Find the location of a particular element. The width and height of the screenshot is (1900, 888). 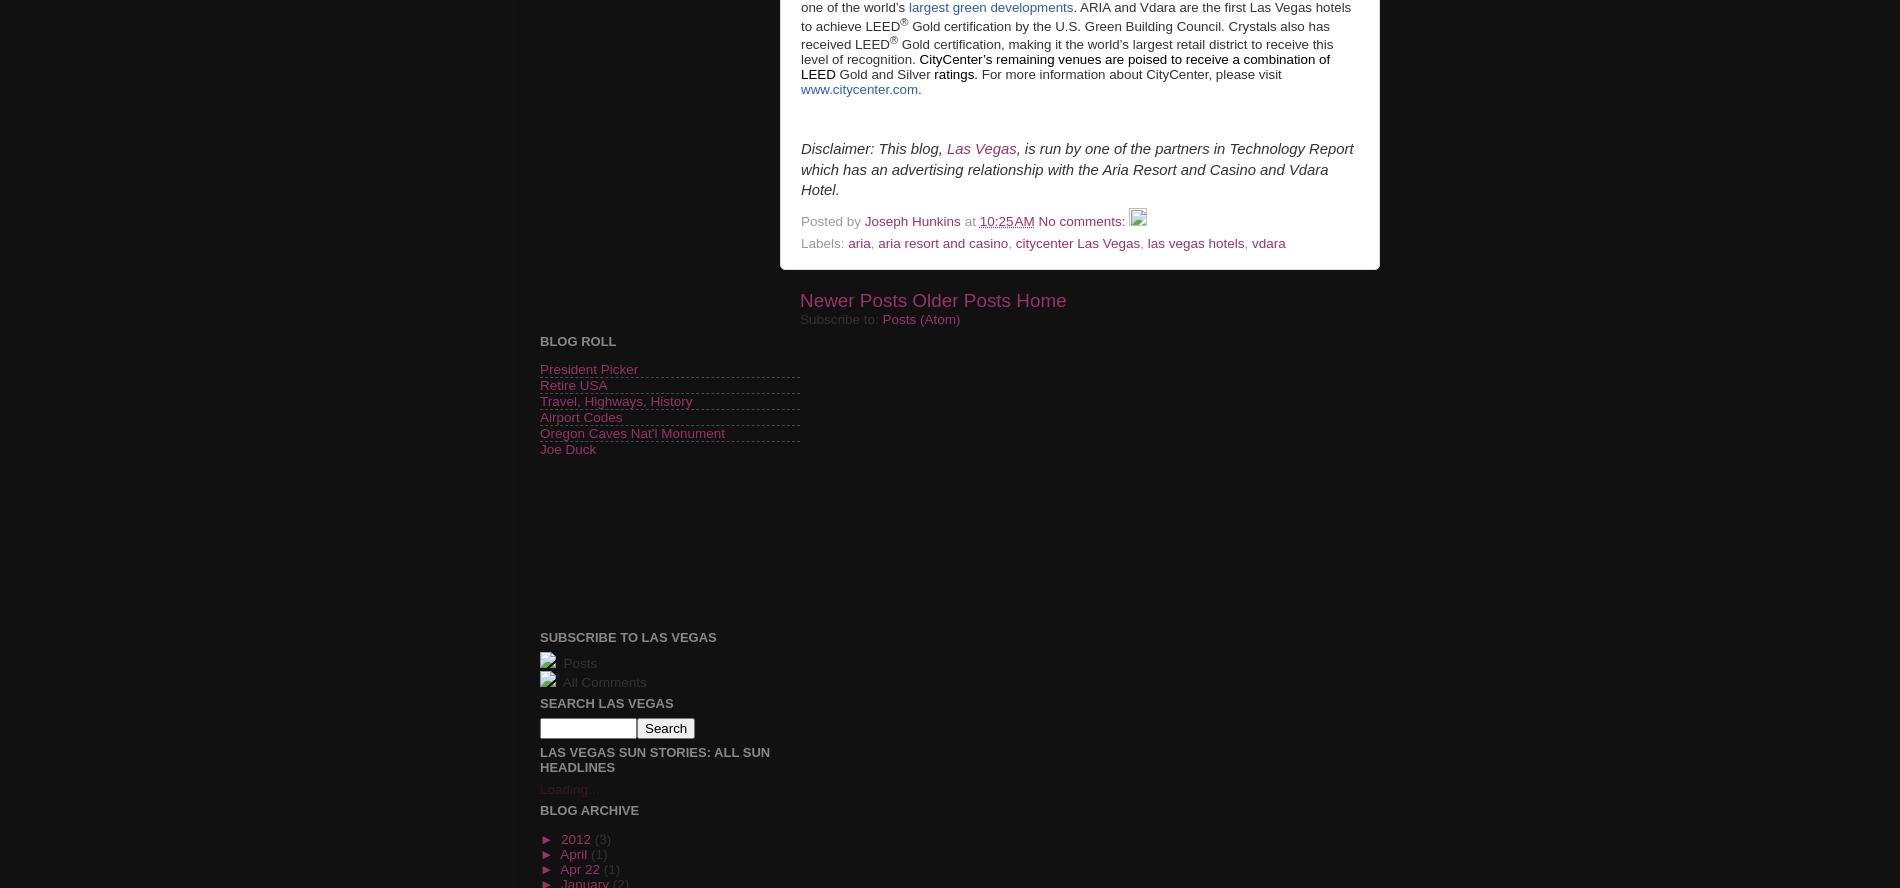

'10:25 AM' is located at coordinates (1006, 219).